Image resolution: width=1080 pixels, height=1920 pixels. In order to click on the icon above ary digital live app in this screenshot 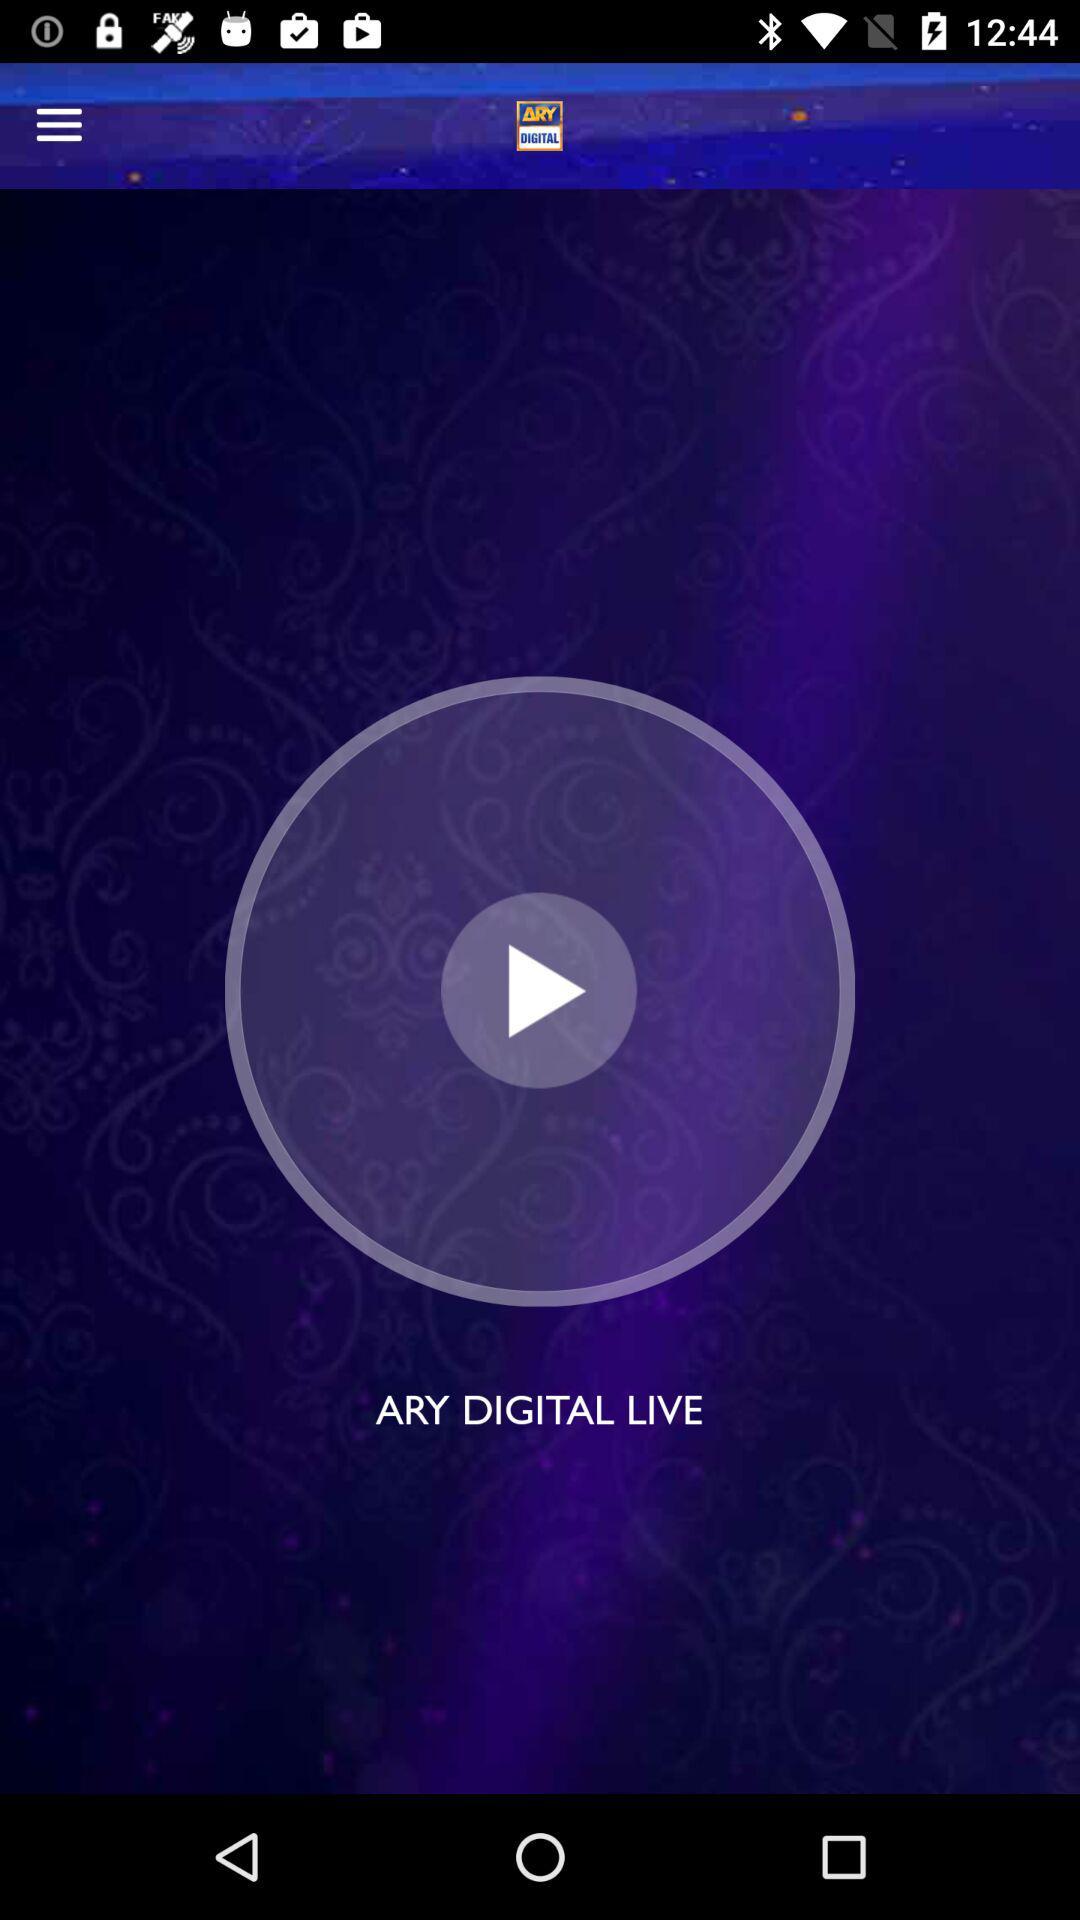, I will do `click(538, 991)`.